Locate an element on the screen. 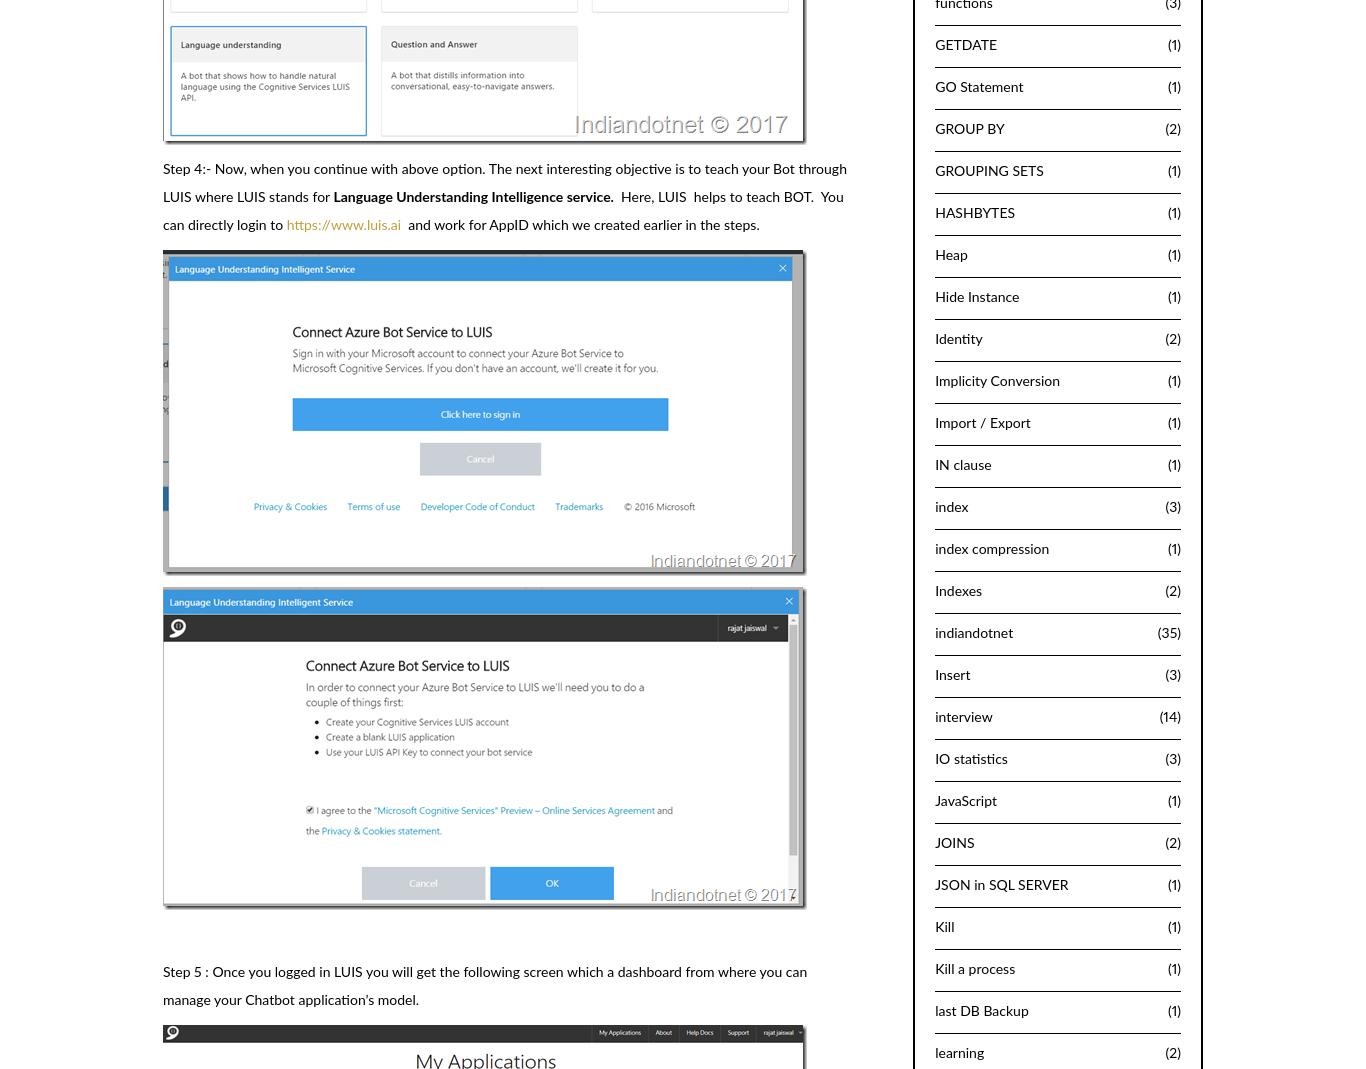 The image size is (1366, 1069). 'last DB Backup' is located at coordinates (981, 1010).